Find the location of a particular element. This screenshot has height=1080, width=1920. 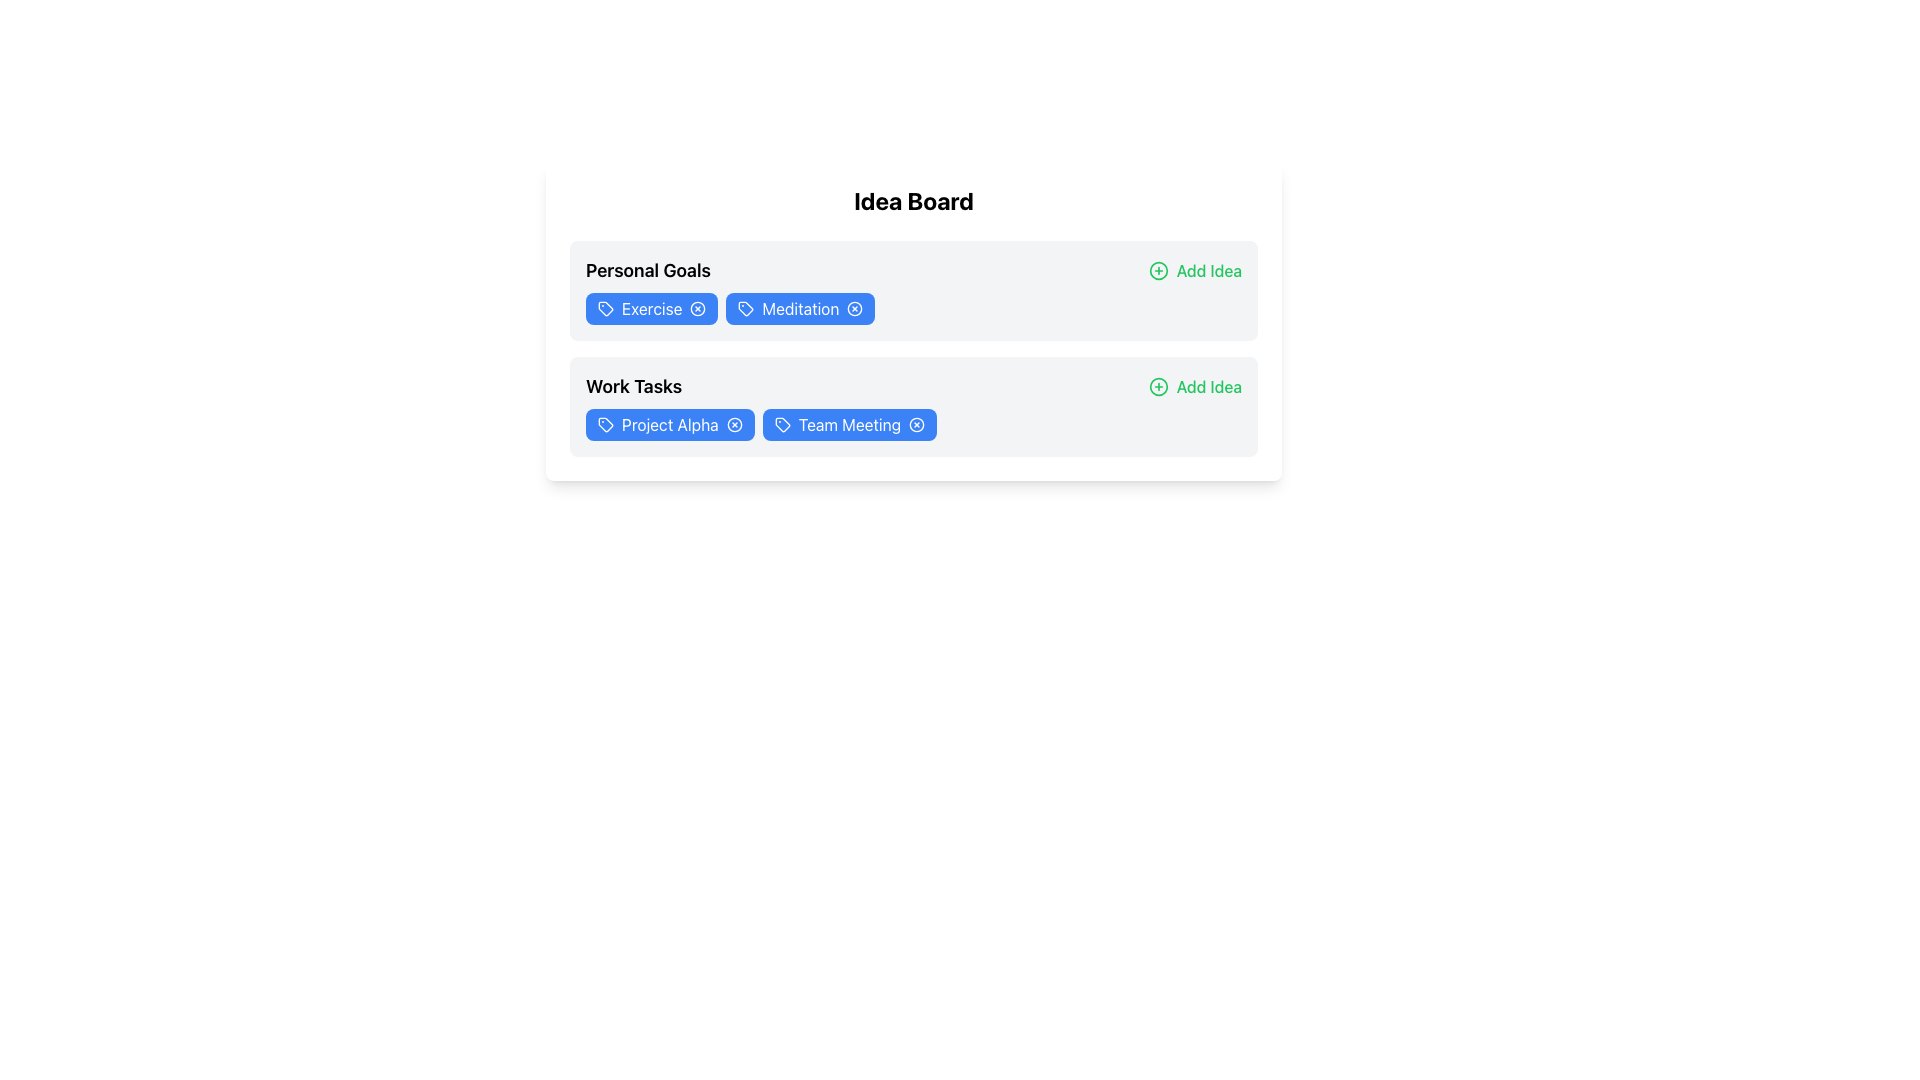

the 'Project Alpha' tag by clicking on the circular indicator located within it, which is positioned immediately to the right of the tag's text label is located at coordinates (733, 423).